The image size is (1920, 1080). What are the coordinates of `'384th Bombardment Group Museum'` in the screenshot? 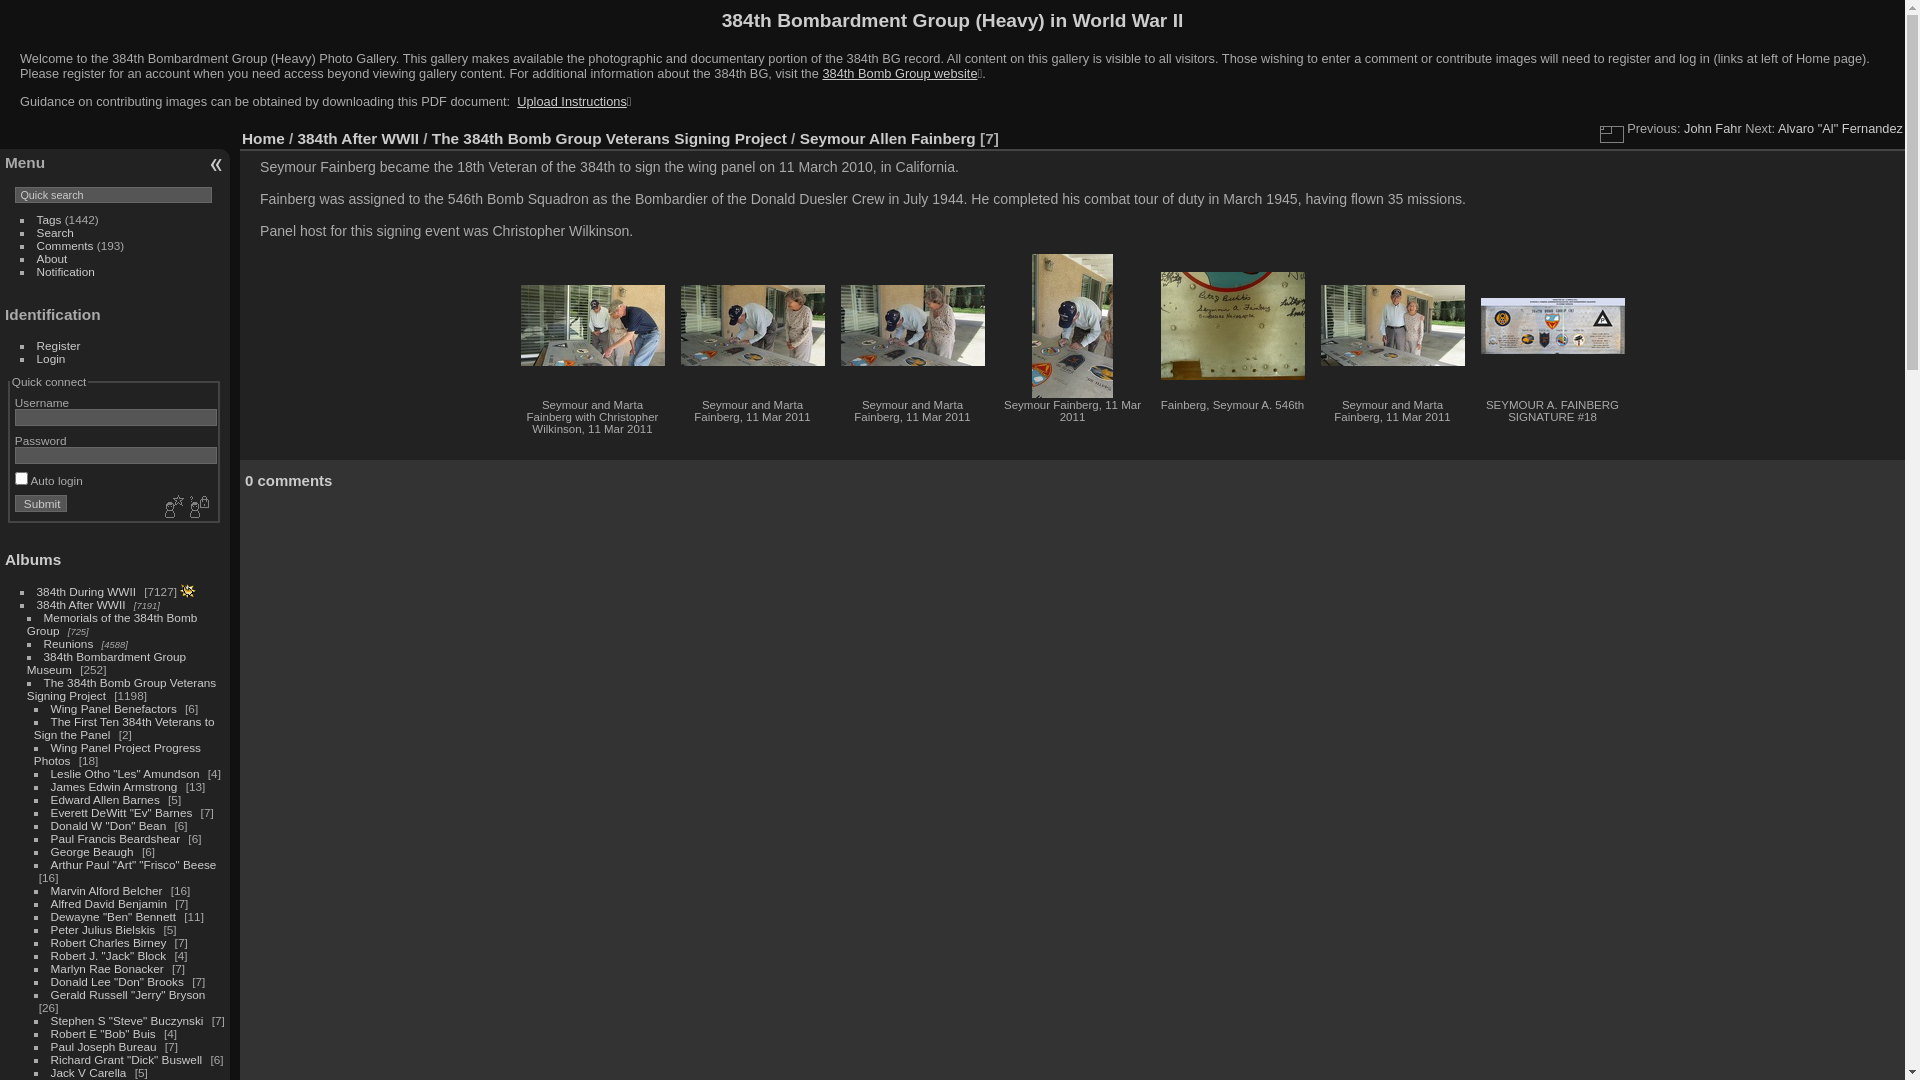 It's located at (105, 663).